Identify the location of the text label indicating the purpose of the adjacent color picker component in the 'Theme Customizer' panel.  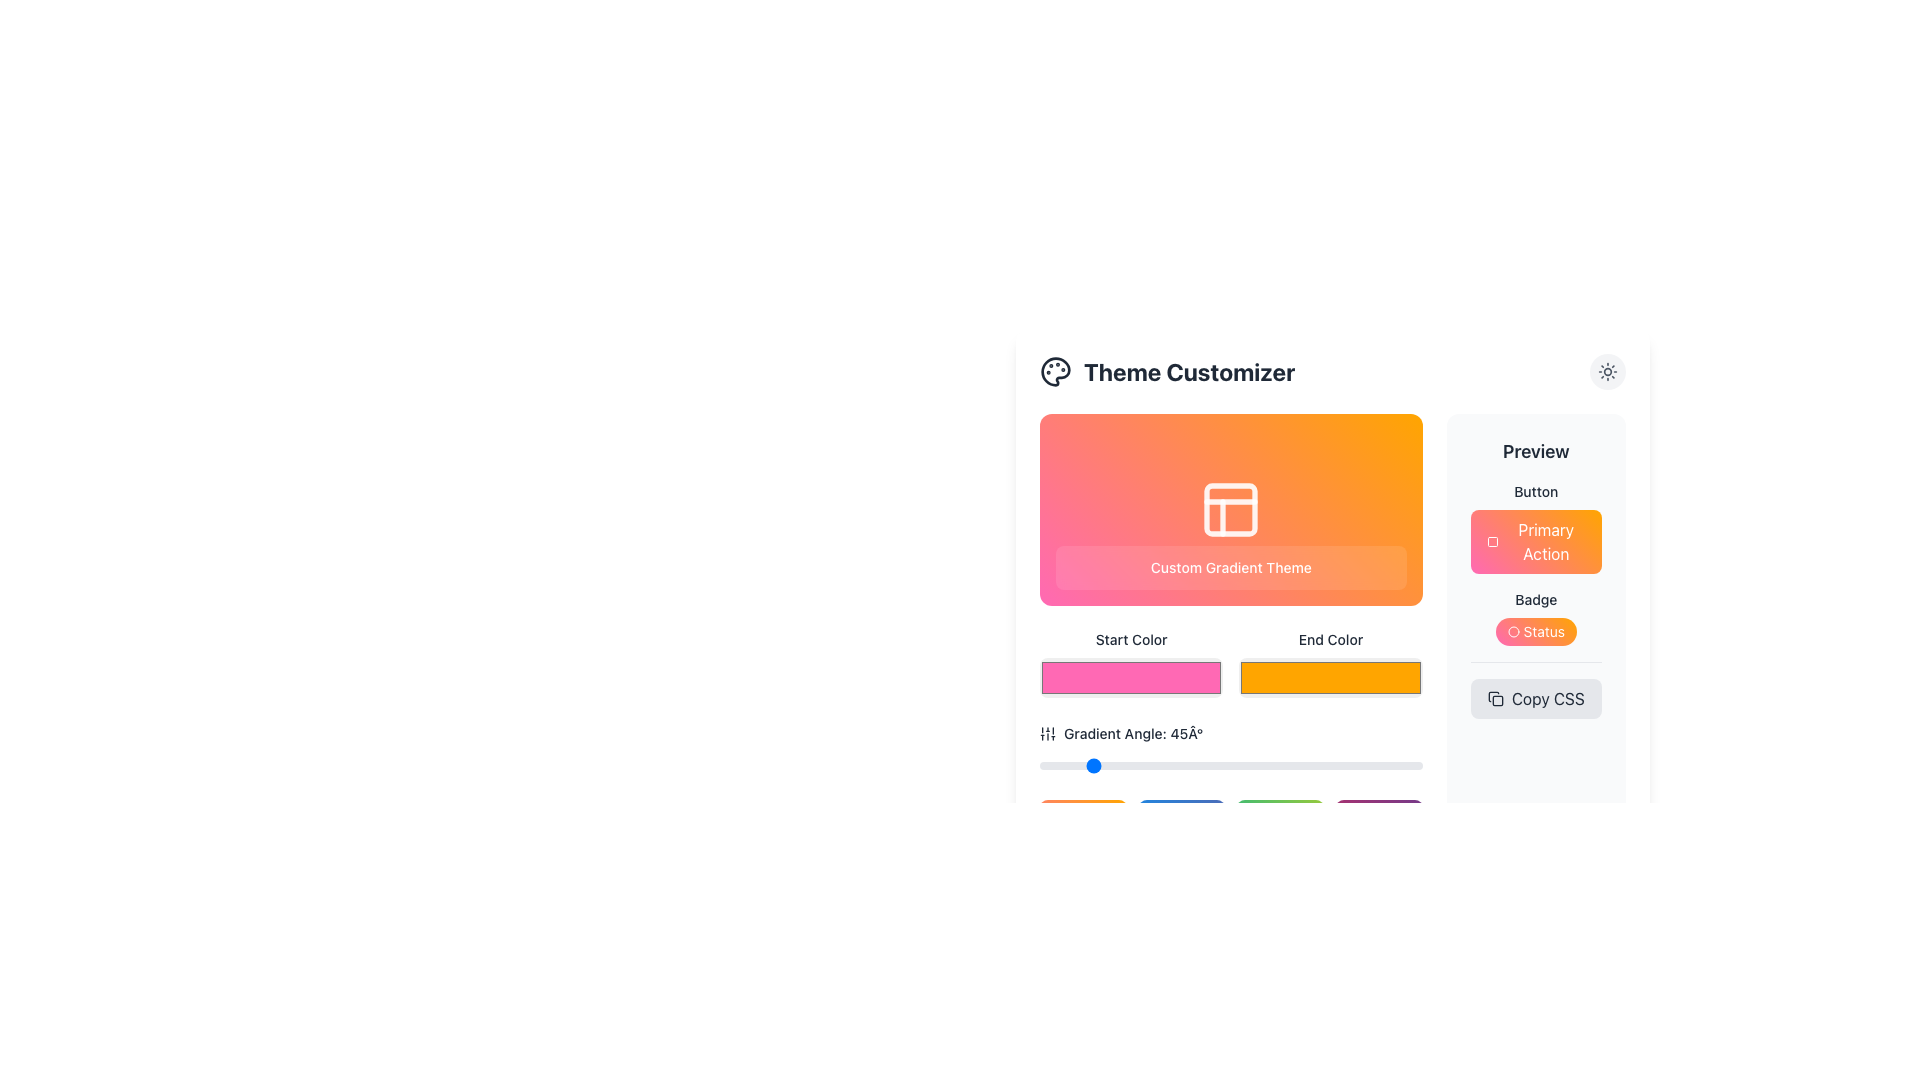
(1131, 640).